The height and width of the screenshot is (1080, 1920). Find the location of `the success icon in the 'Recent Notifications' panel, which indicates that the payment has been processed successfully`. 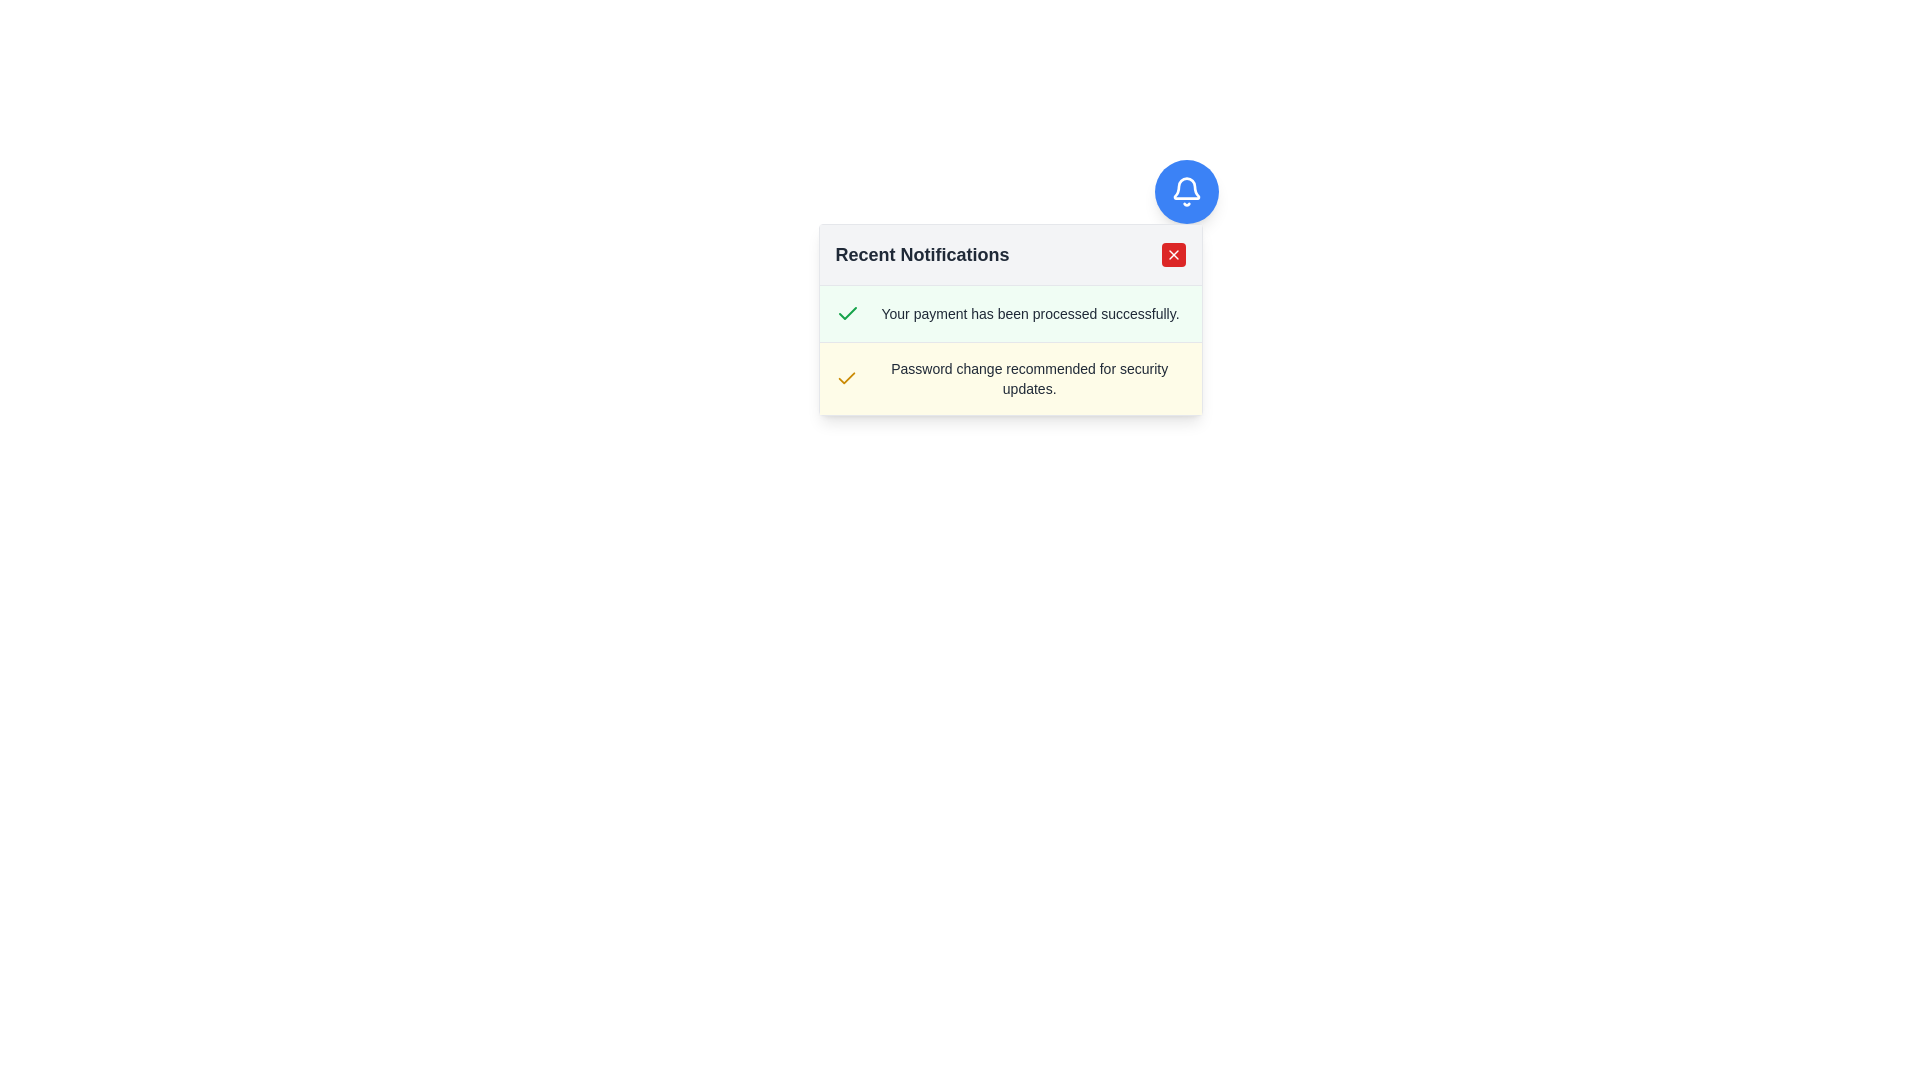

the success icon in the 'Recent Notifications' panel, which indicates that the payment has been processed successfully is located at coordinates (847, 313).